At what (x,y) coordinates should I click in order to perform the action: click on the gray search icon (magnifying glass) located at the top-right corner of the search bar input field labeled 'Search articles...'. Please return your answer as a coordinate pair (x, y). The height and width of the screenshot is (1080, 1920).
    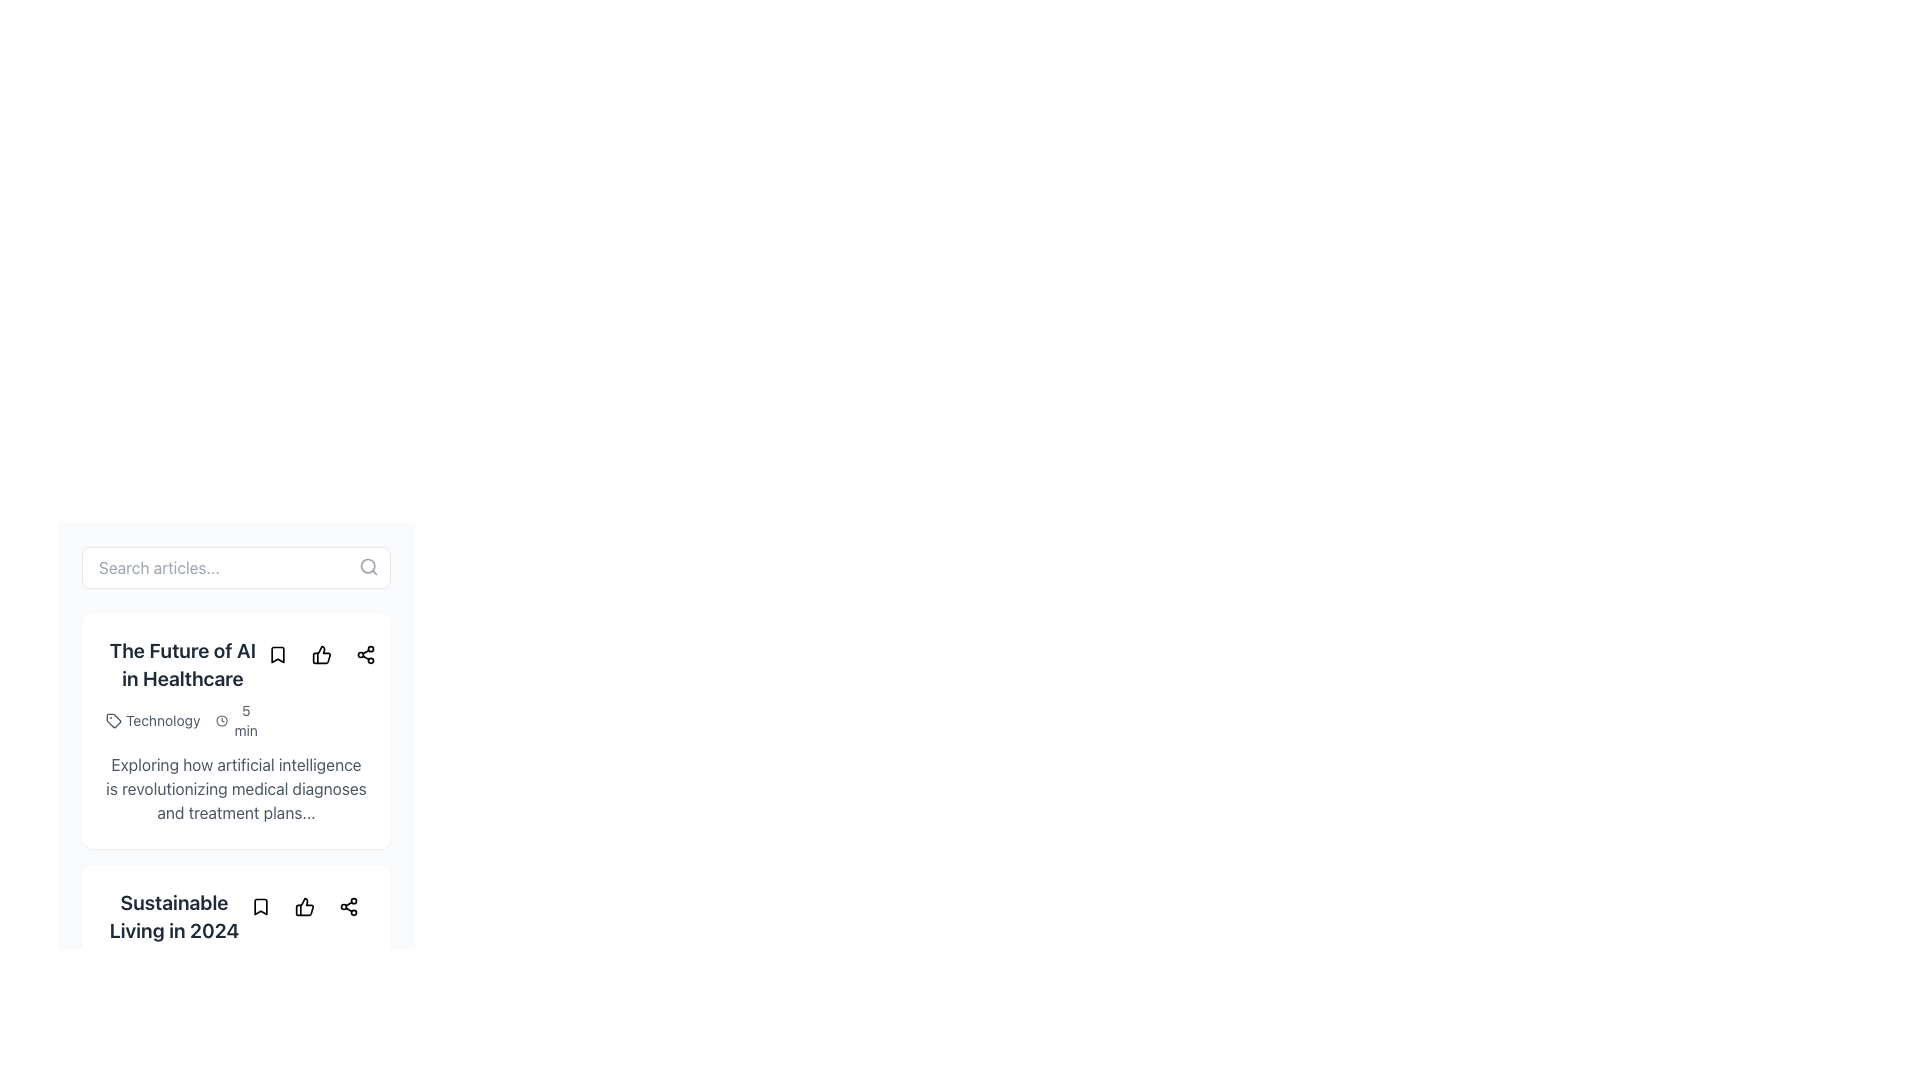
    Looking at the image, I should click on (369, 567).